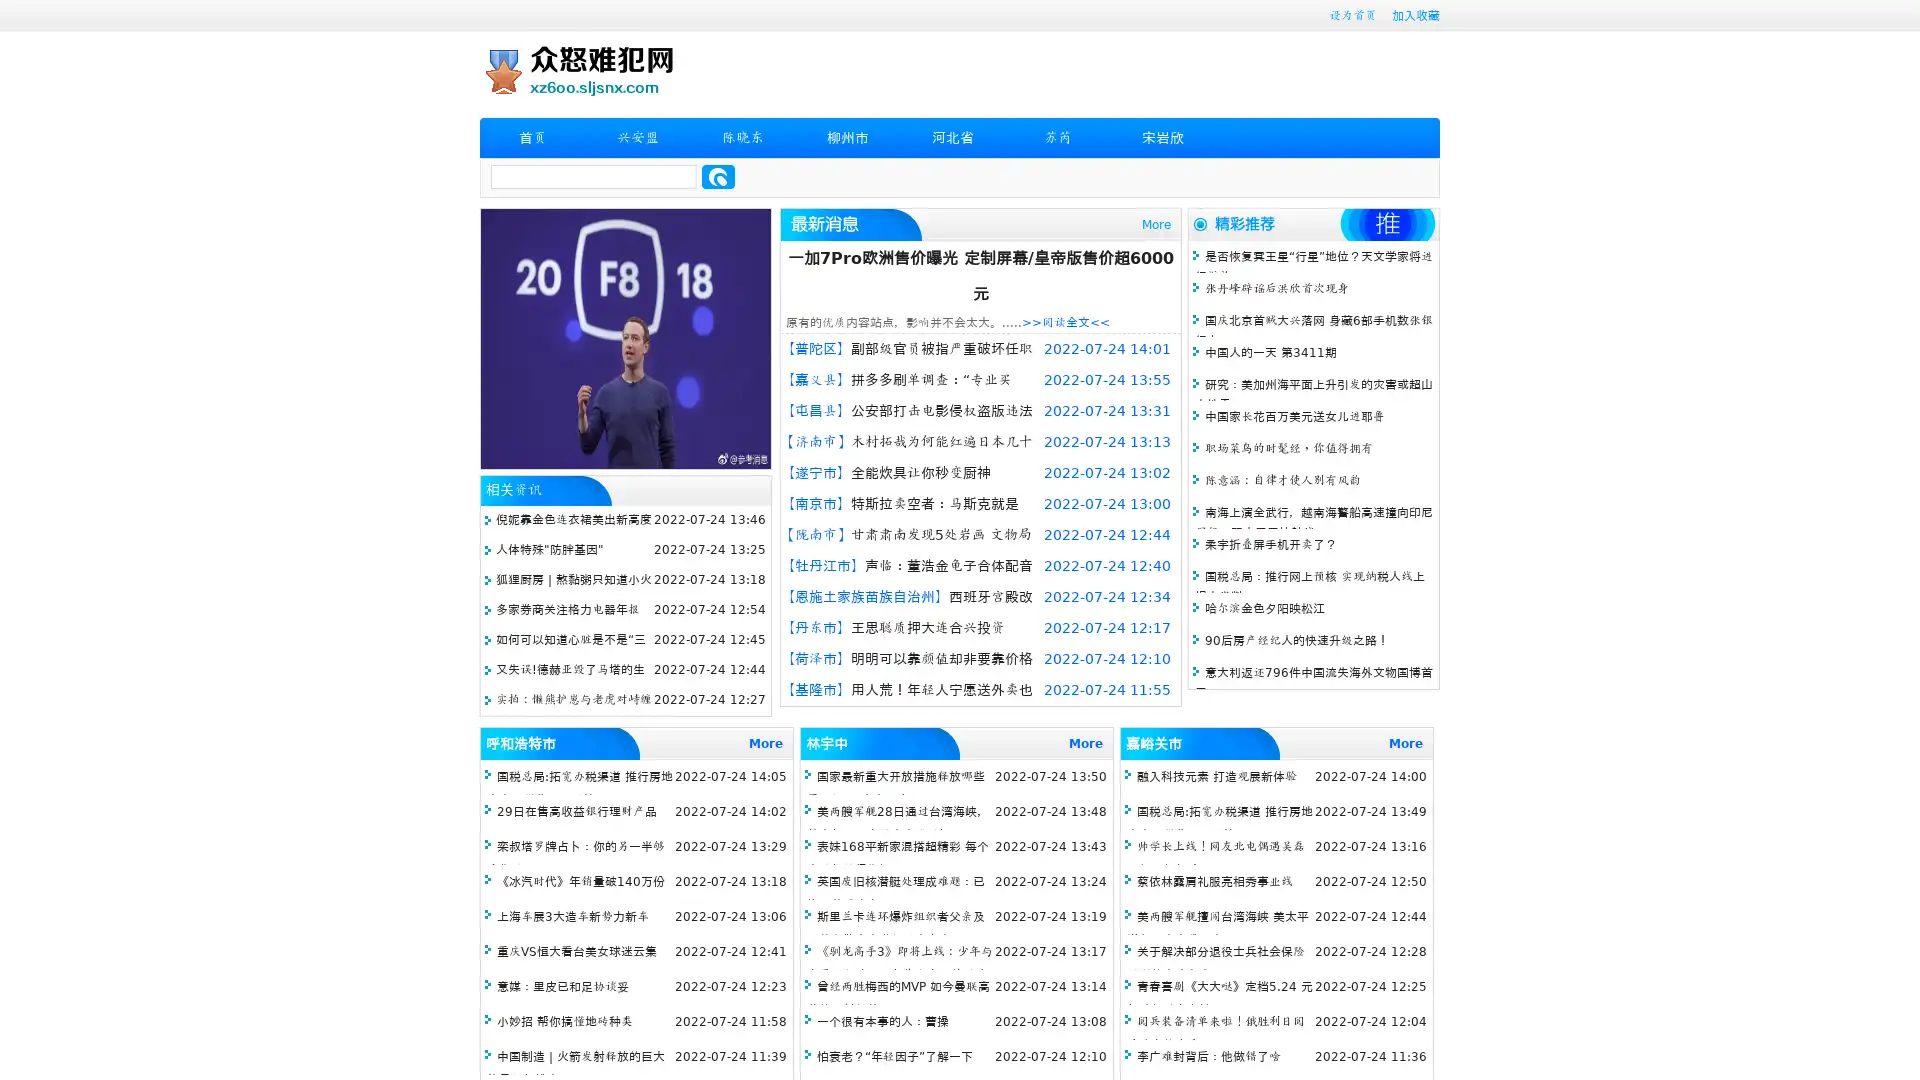 This screenshot has height=1080, width=1920. What do you see at coordinates (718, 176) in the screenshot?
I see `Search` at bounding box center [718, 176].